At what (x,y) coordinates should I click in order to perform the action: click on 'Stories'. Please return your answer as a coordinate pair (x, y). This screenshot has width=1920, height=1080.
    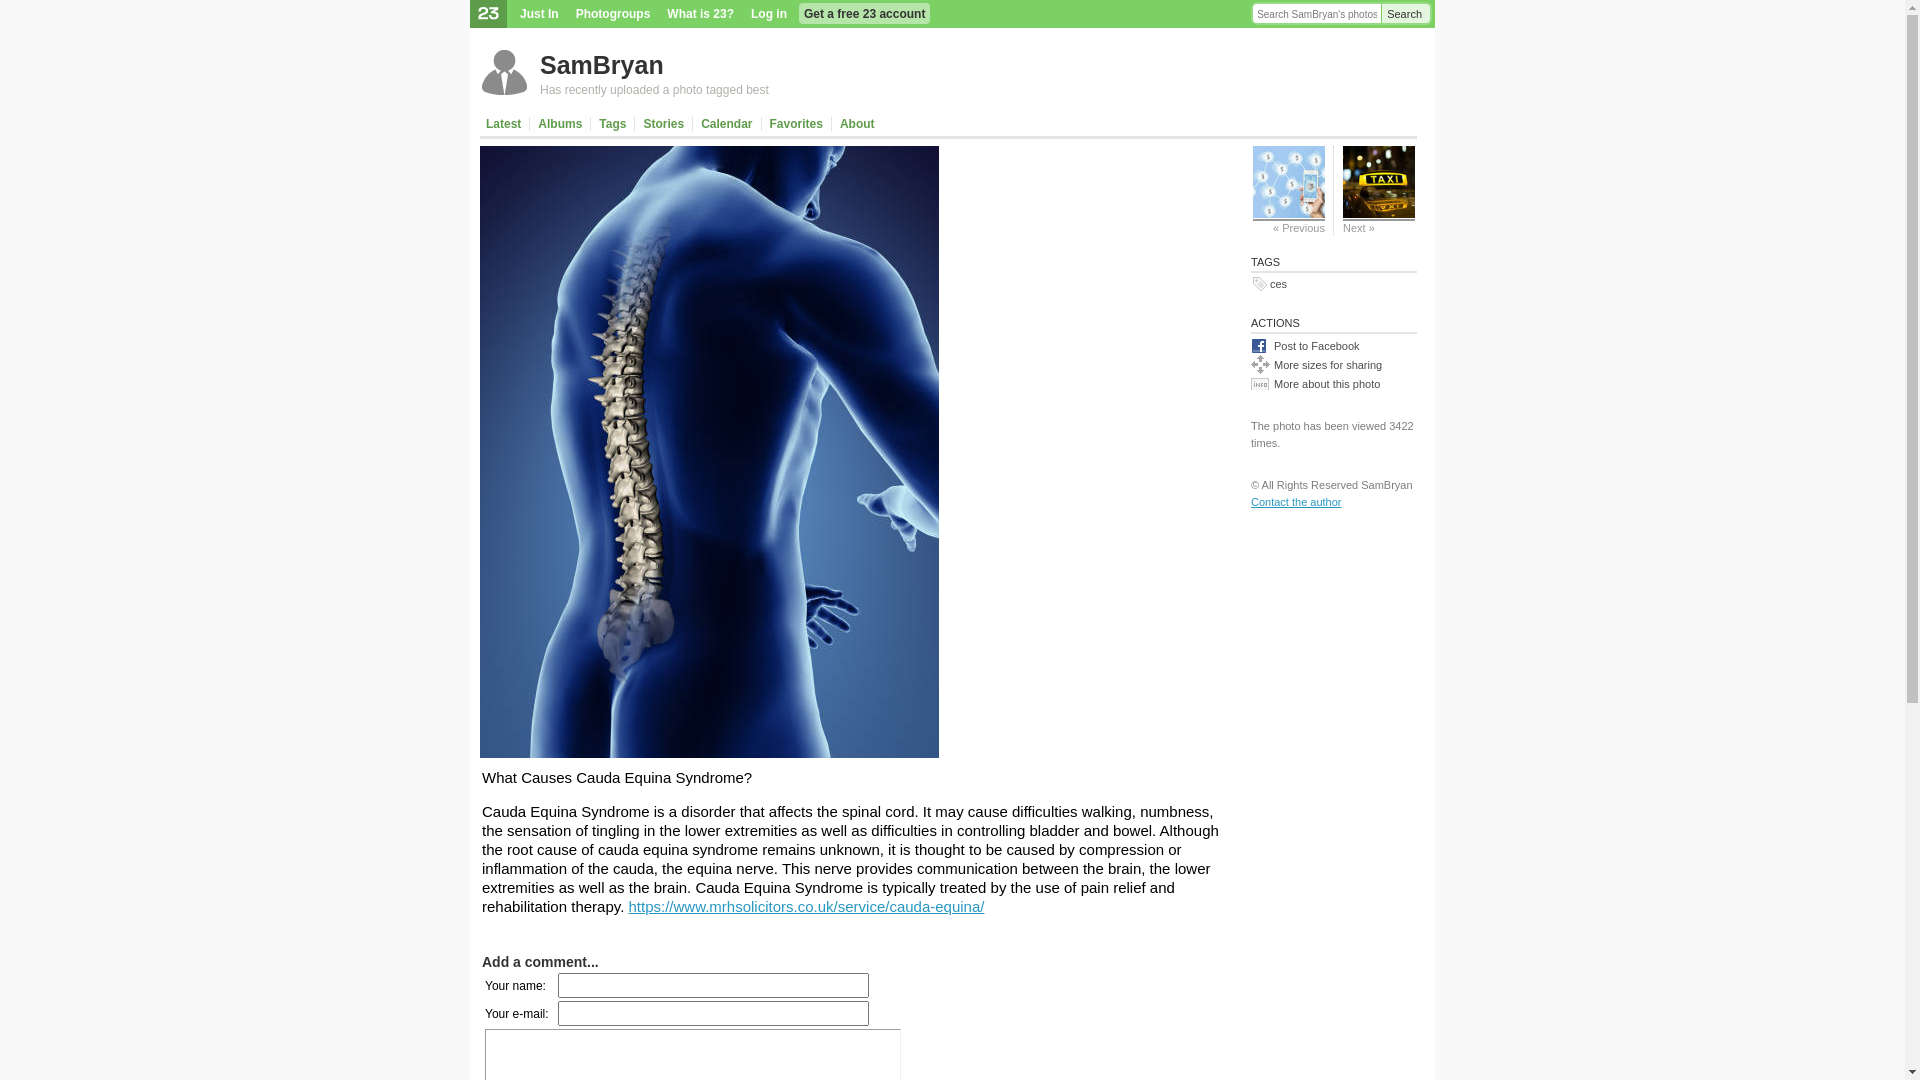
    Looking at the image, I should click on (663, 123).